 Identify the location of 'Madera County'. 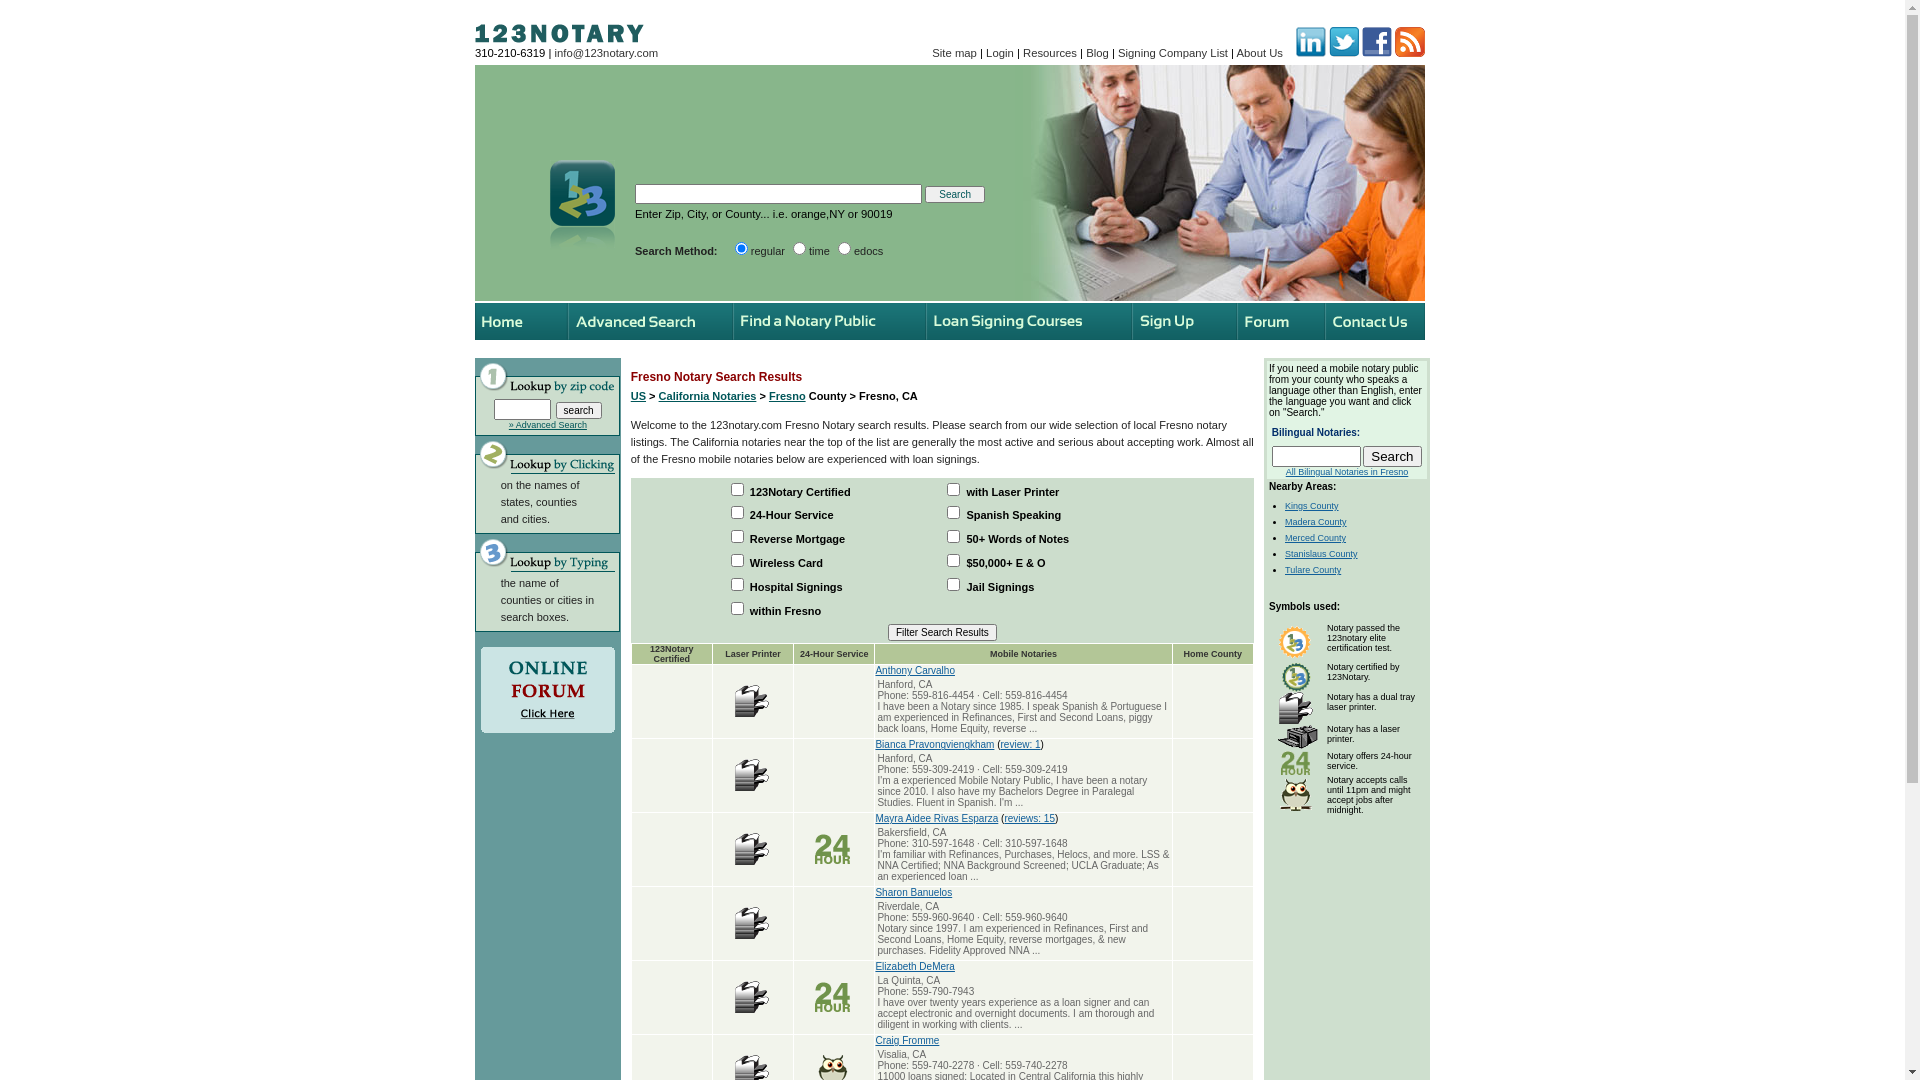
(1315, 520).